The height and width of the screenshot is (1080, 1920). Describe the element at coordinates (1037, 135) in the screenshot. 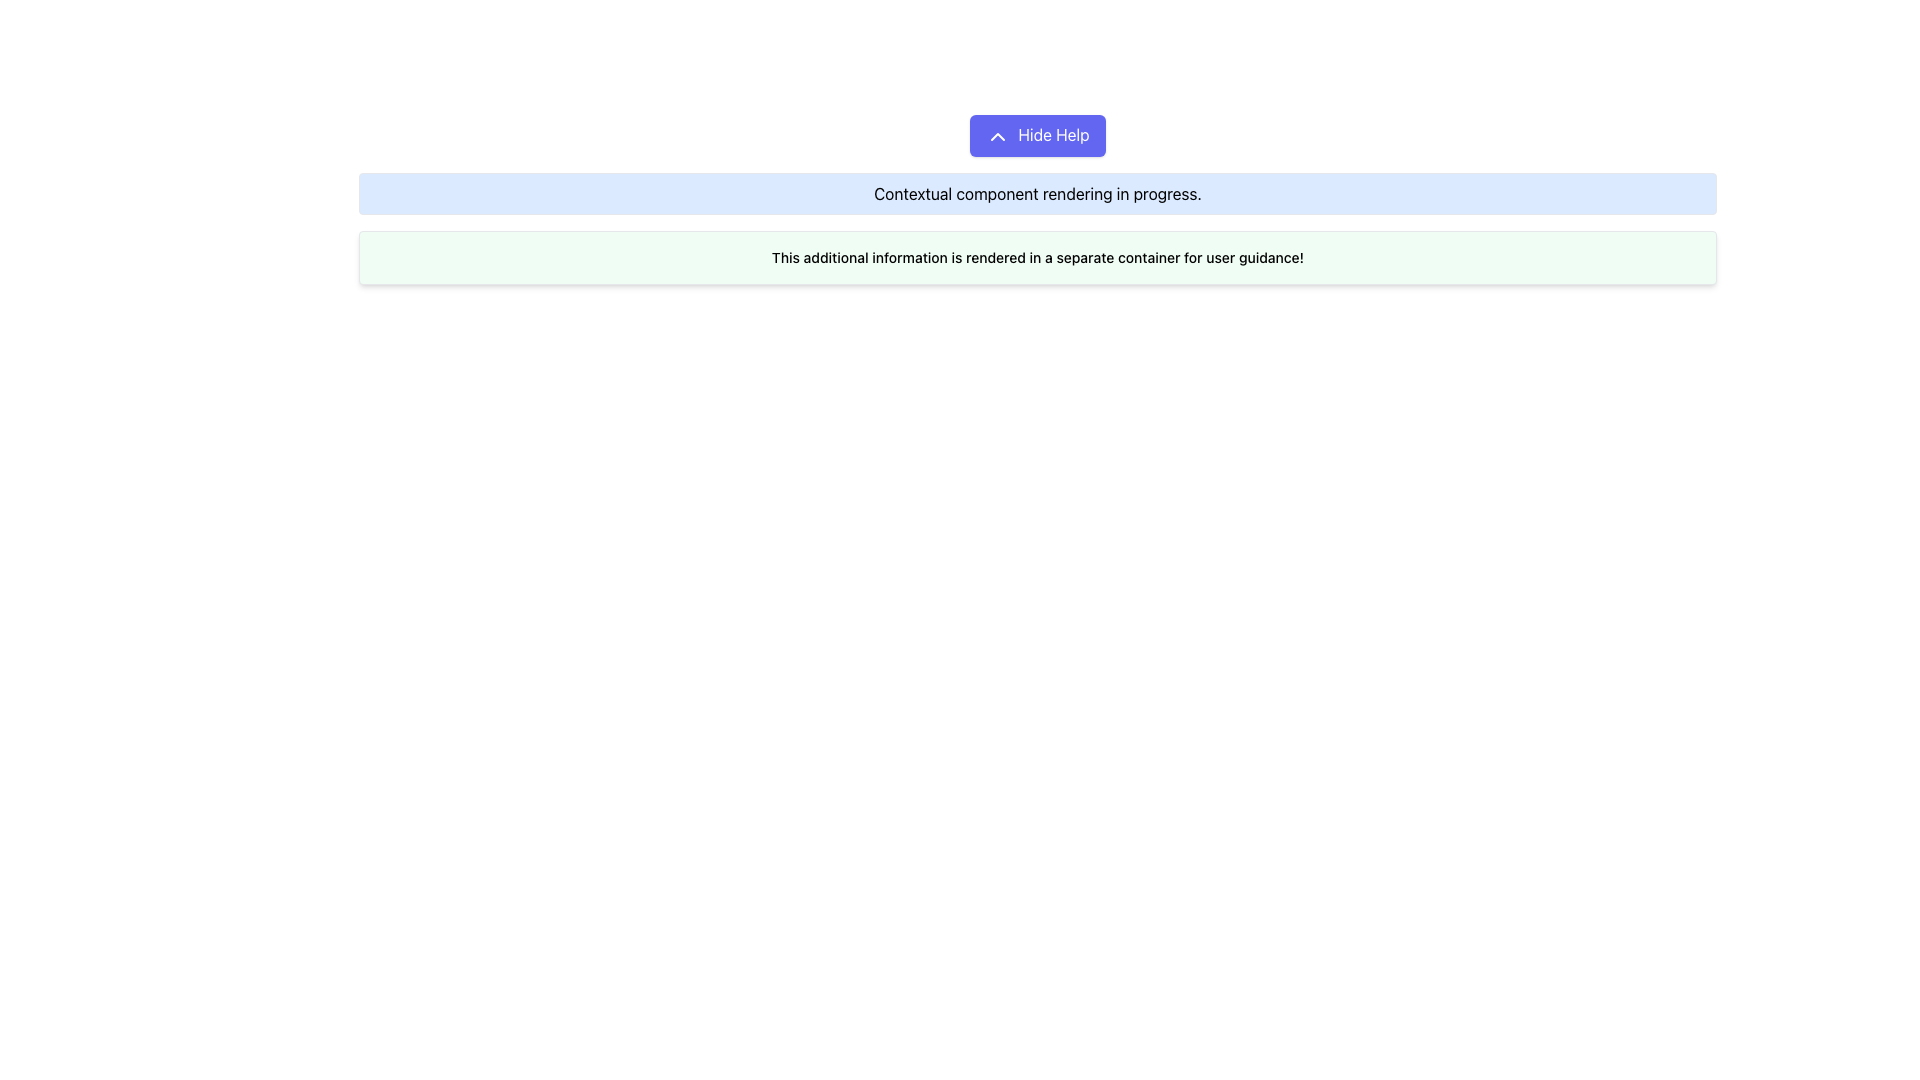

I see `the button that toggles the visibility of the help content, located centrally above the contextual information text` at that location.